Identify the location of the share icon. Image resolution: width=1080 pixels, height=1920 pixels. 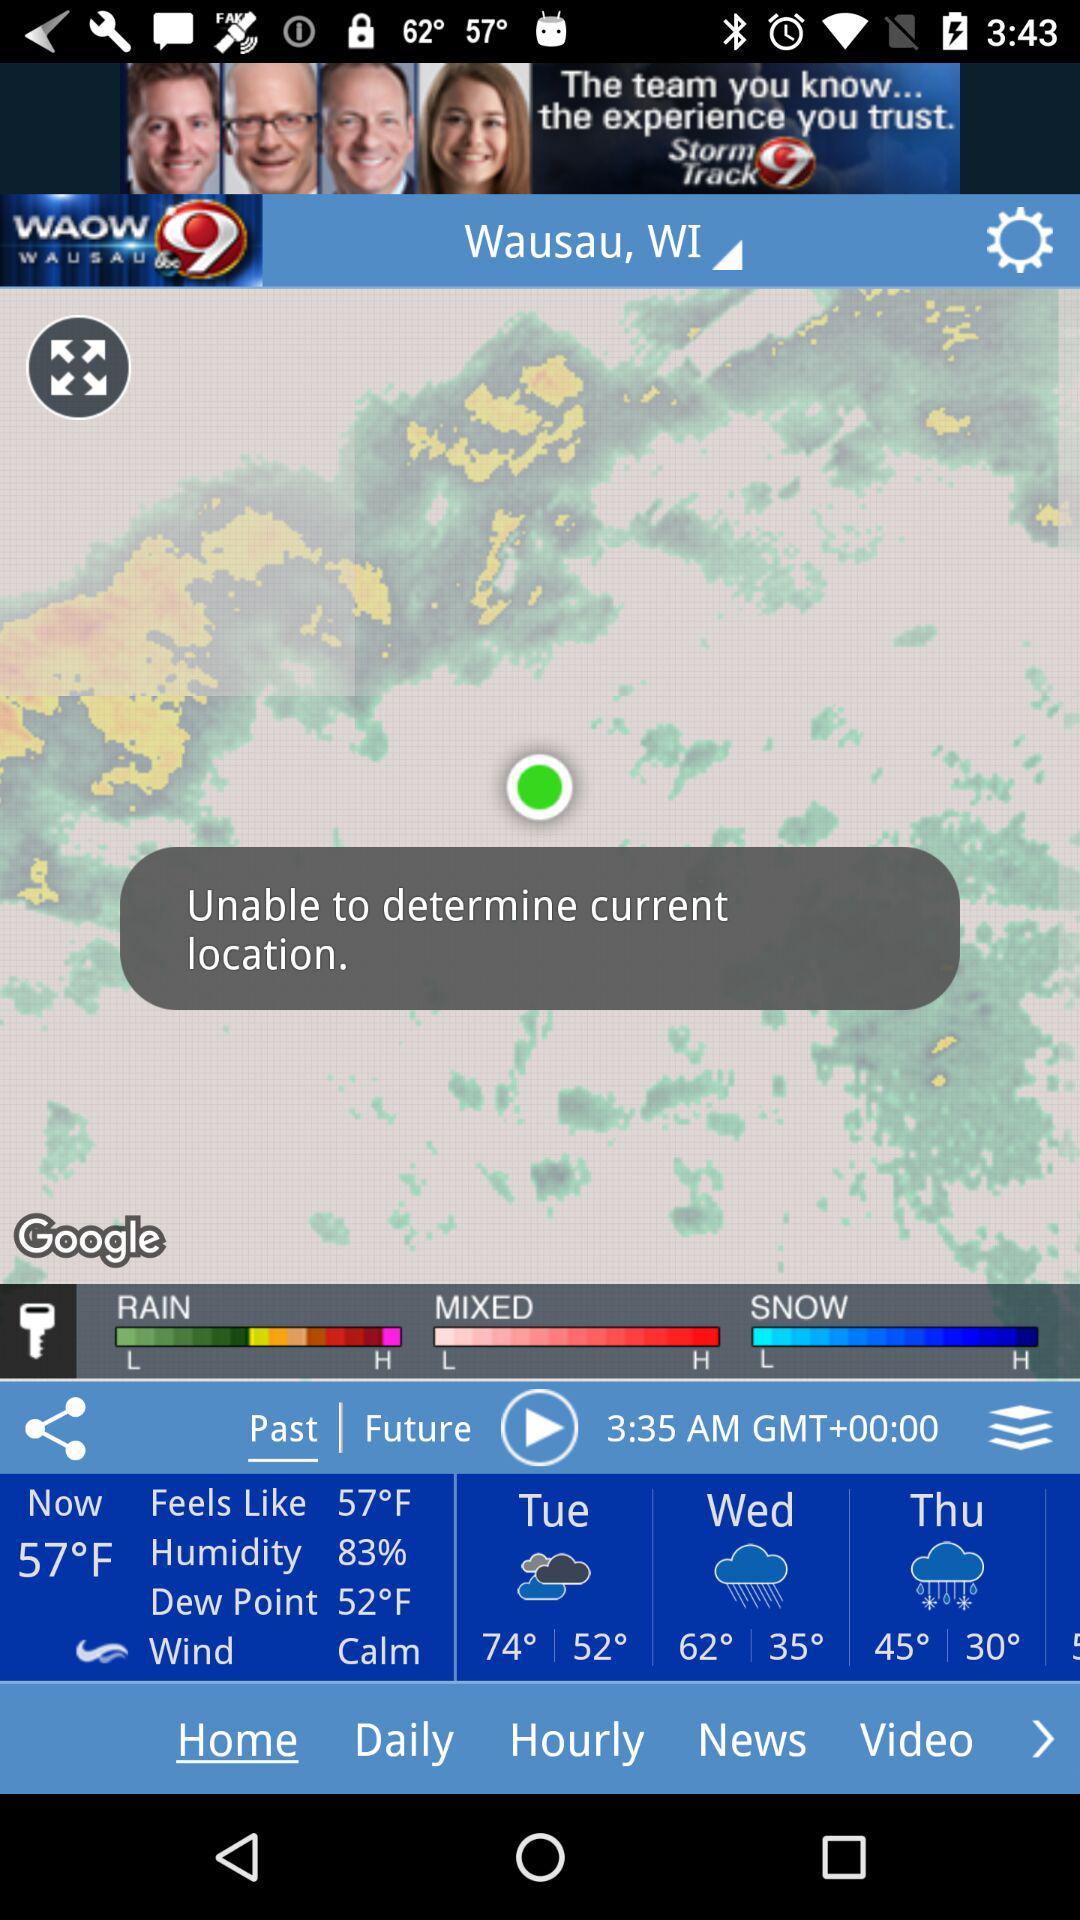
(58, 1426).